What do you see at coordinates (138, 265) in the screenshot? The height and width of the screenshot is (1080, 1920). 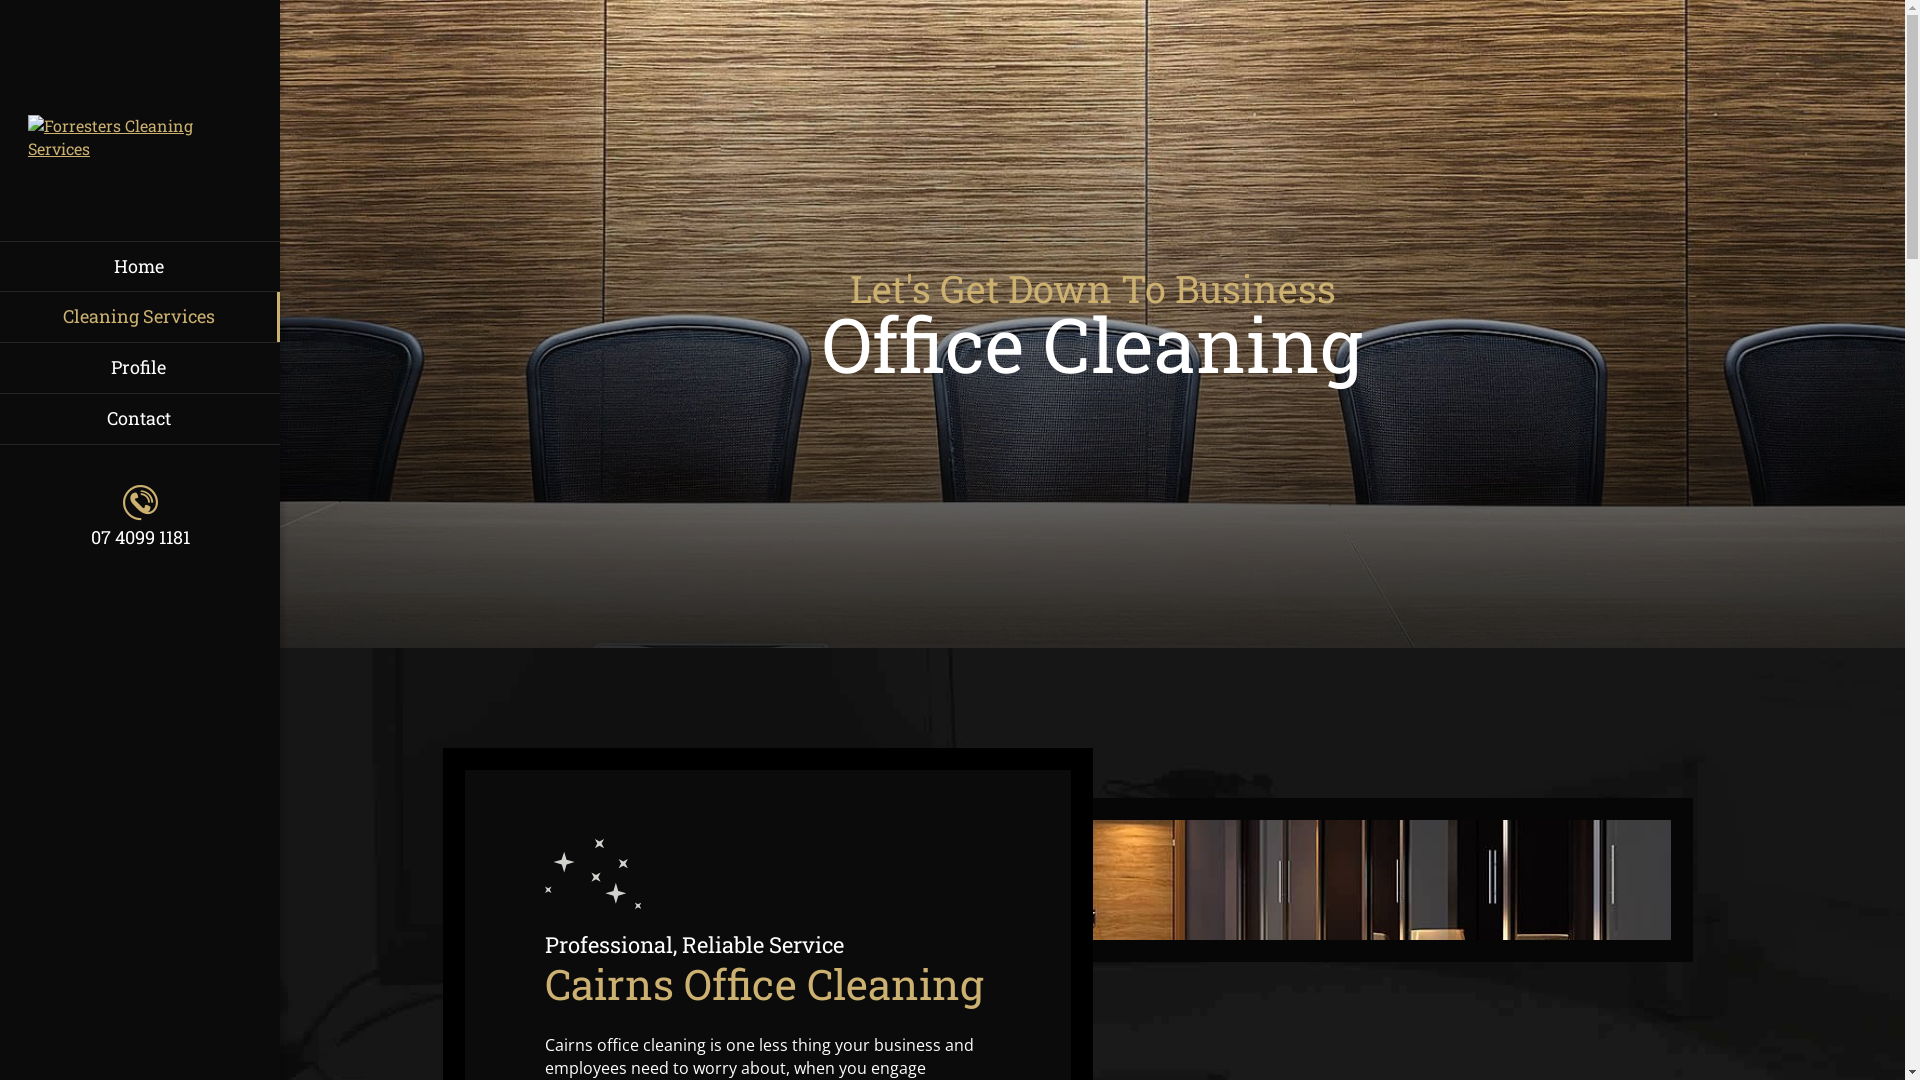 I see `'Home'` at bounding box center [138, 265].